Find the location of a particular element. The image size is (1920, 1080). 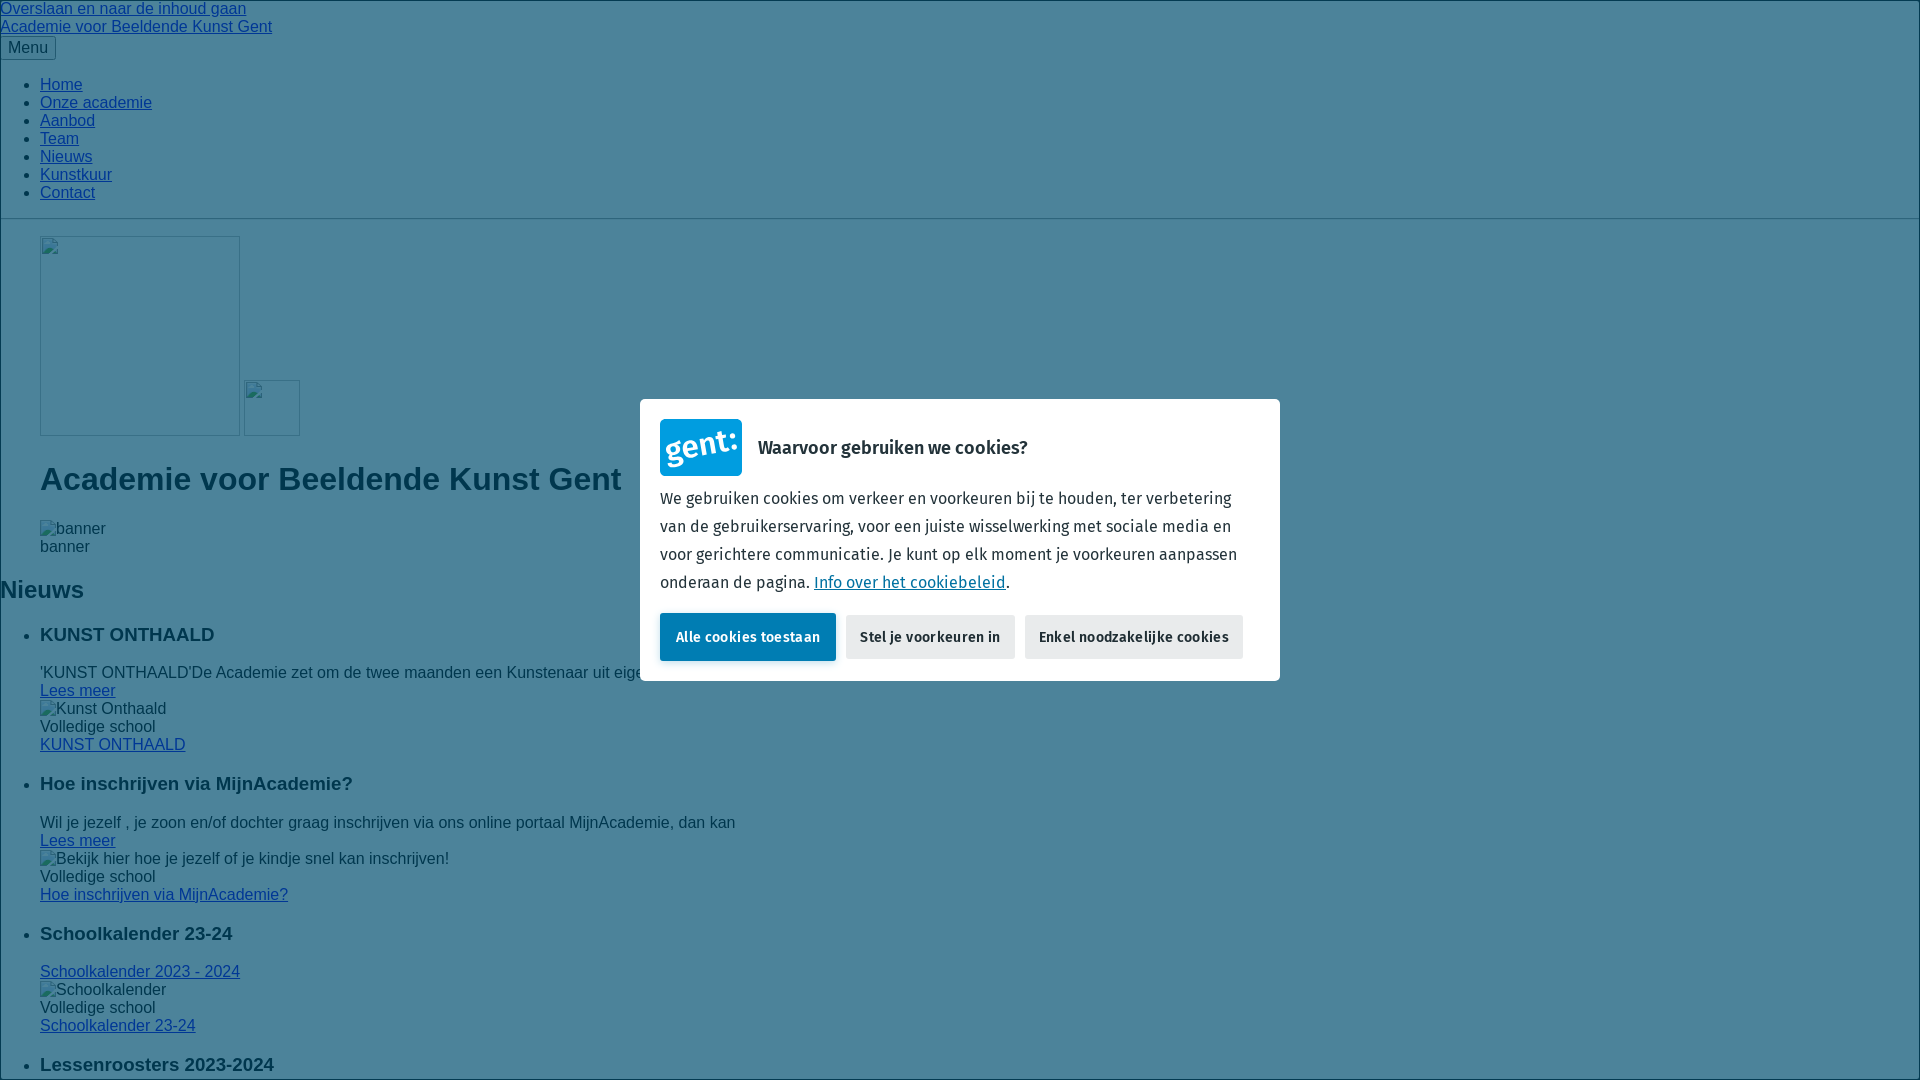

'Info over het cookiebeleid' is located at coordinates (814, 582).